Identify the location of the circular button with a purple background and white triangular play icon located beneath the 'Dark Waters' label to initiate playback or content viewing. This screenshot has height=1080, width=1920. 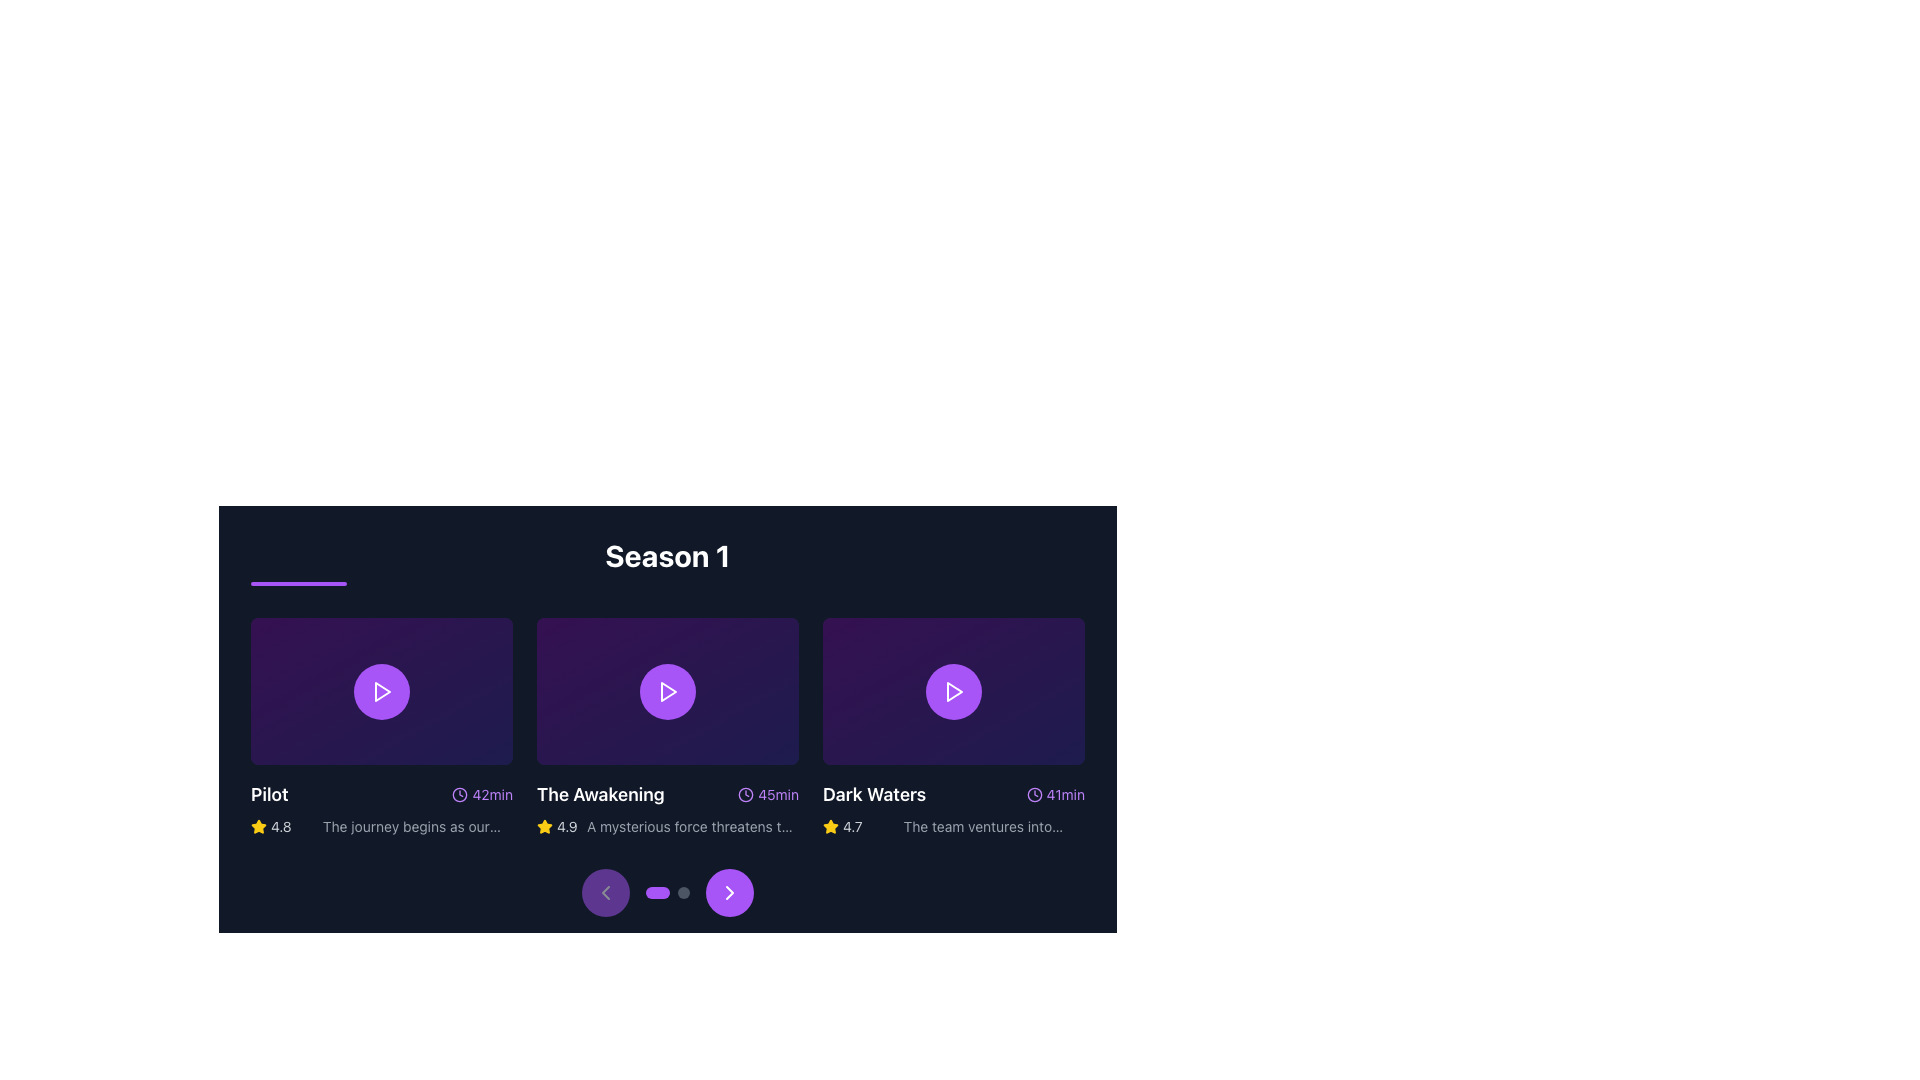
(953, 689).